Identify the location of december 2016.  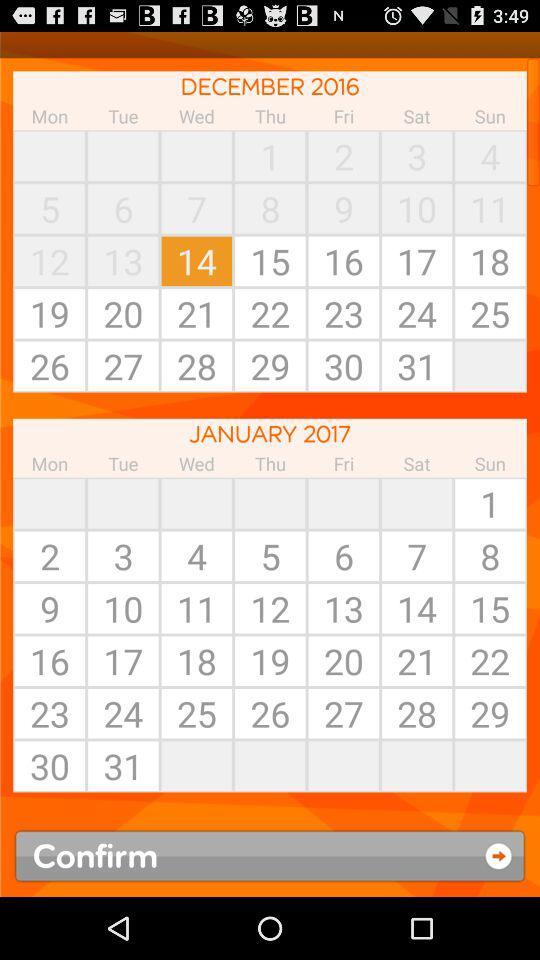
(270, 86).